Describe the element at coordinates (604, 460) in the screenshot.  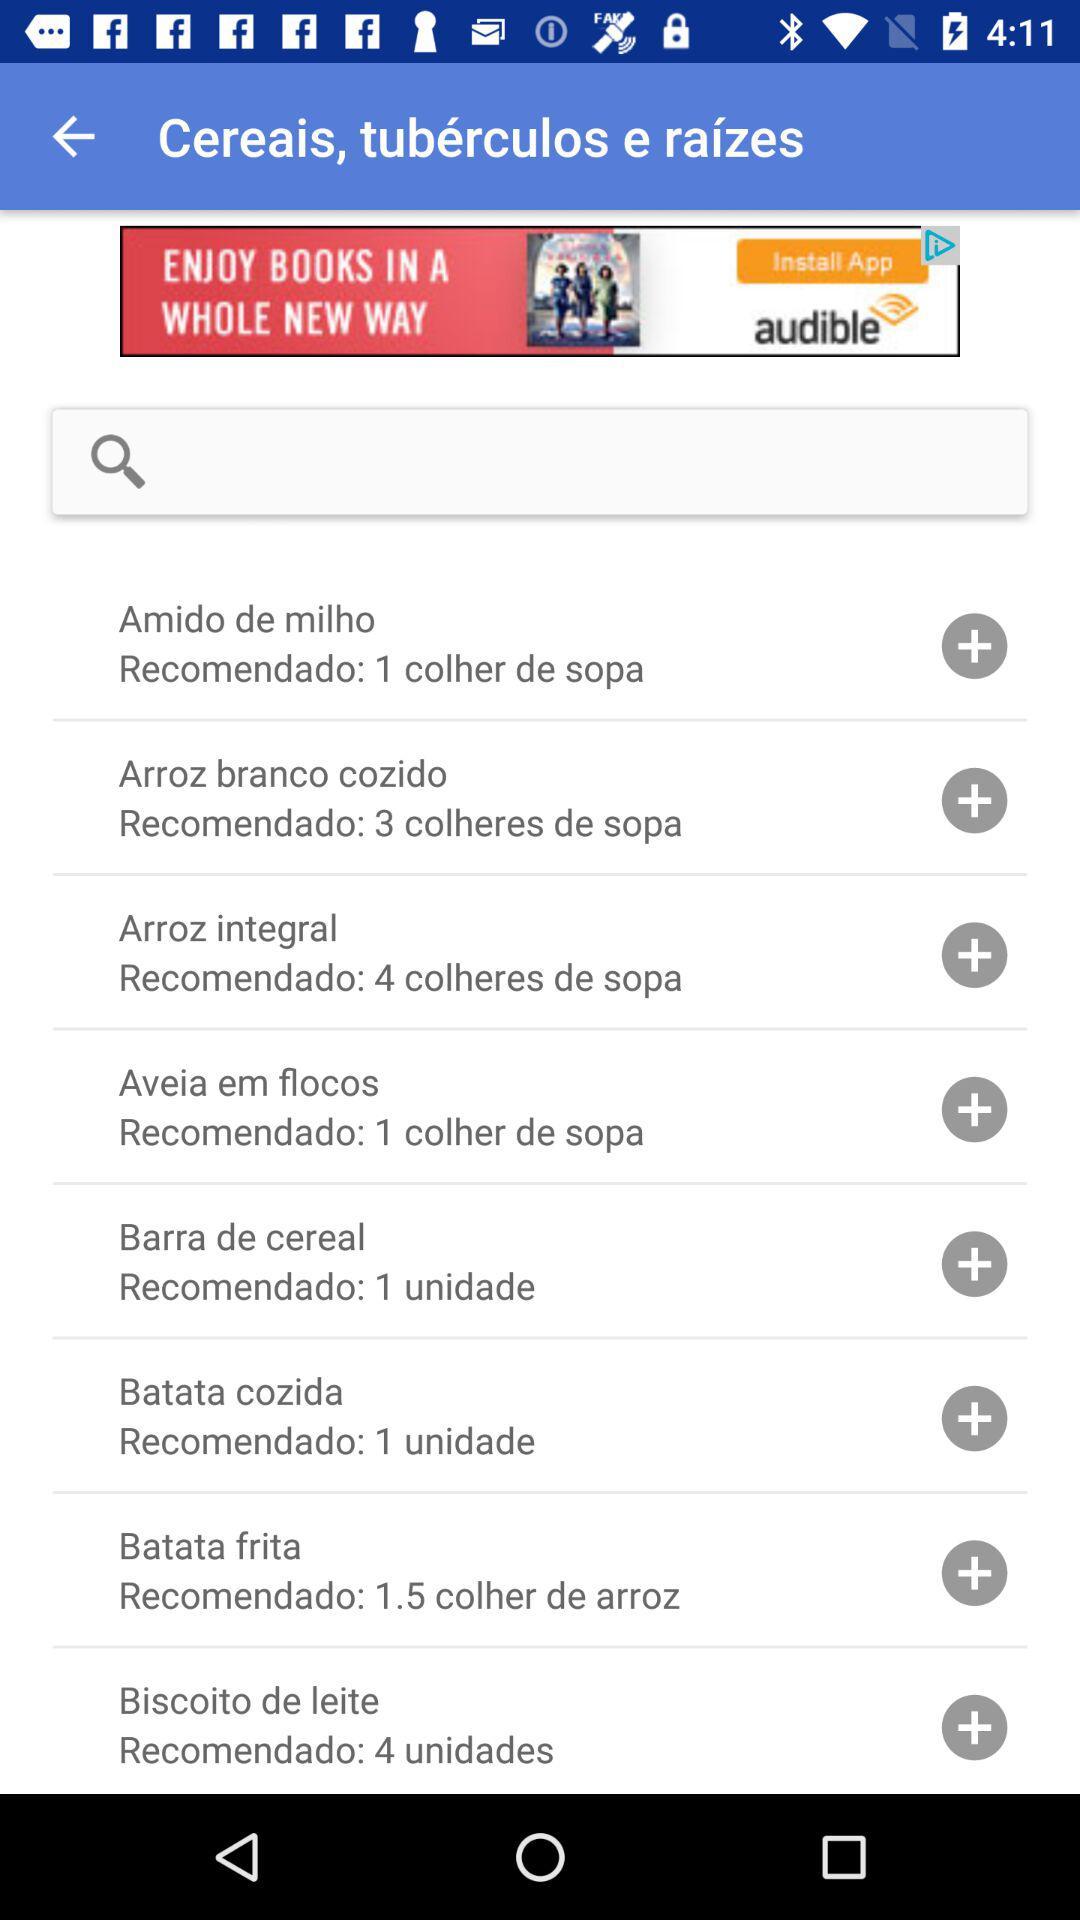
I see `search input` at that location.